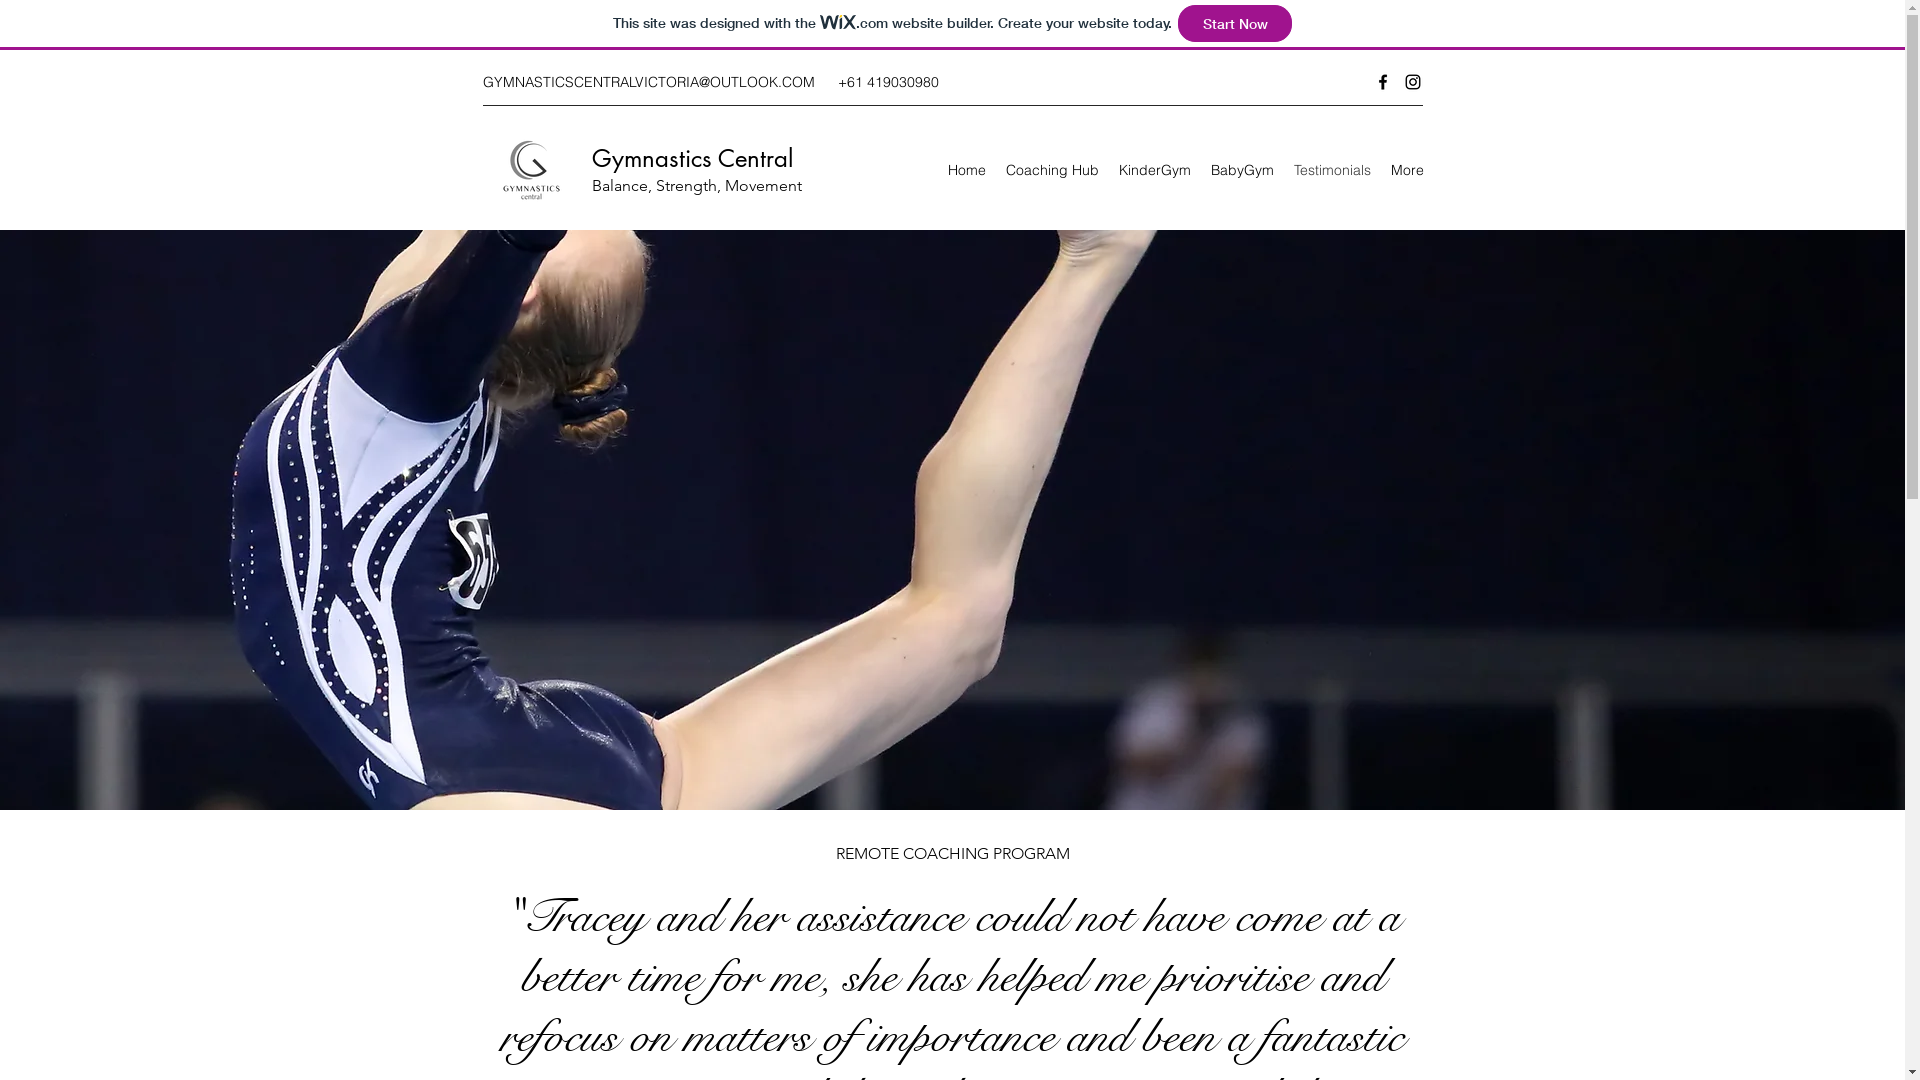 Image resolution: width=1920 pixels, height=1080 pixels. What do you see at coordinates (1200, 168) in the screenshot?
I see `'BabyGym'` at bounding box center [1200, 168].